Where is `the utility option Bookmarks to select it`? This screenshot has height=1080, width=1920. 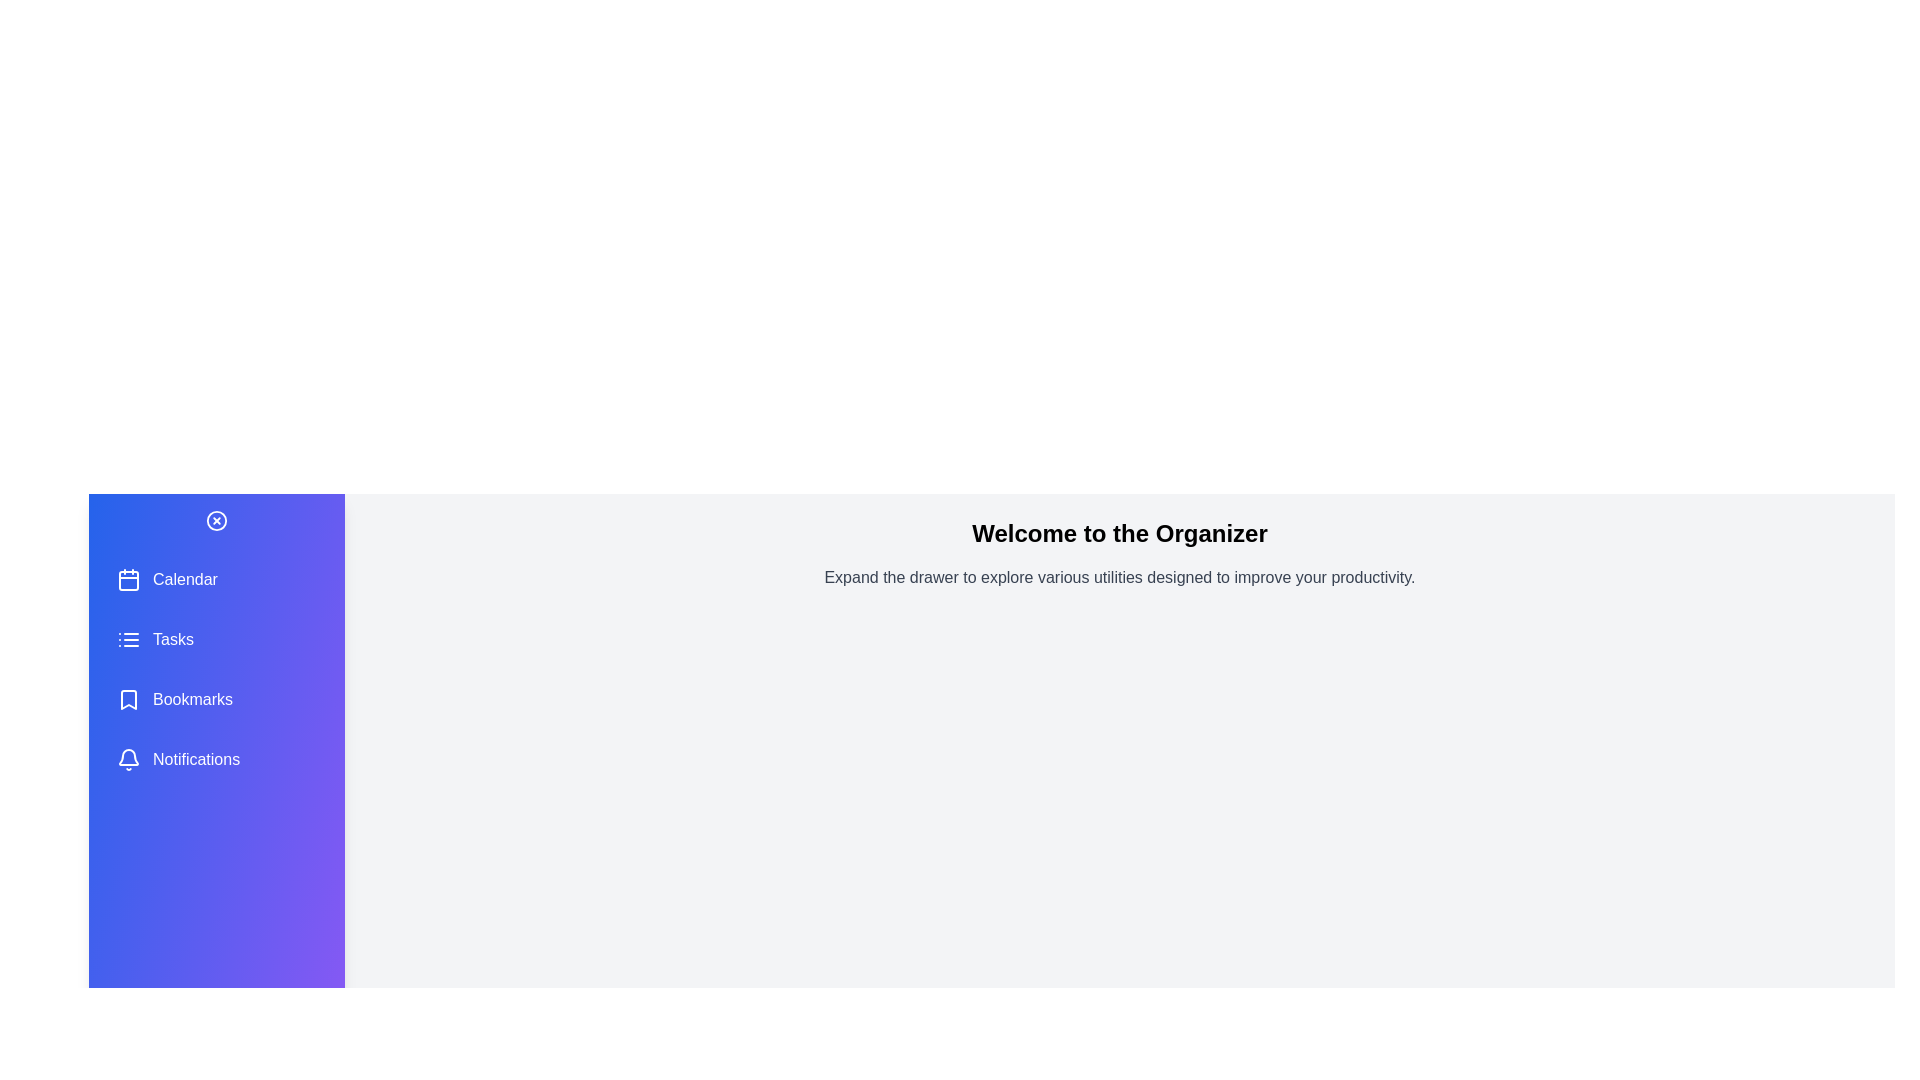
the utility option Bookmarks to select it is located at coordinates (216, 698).